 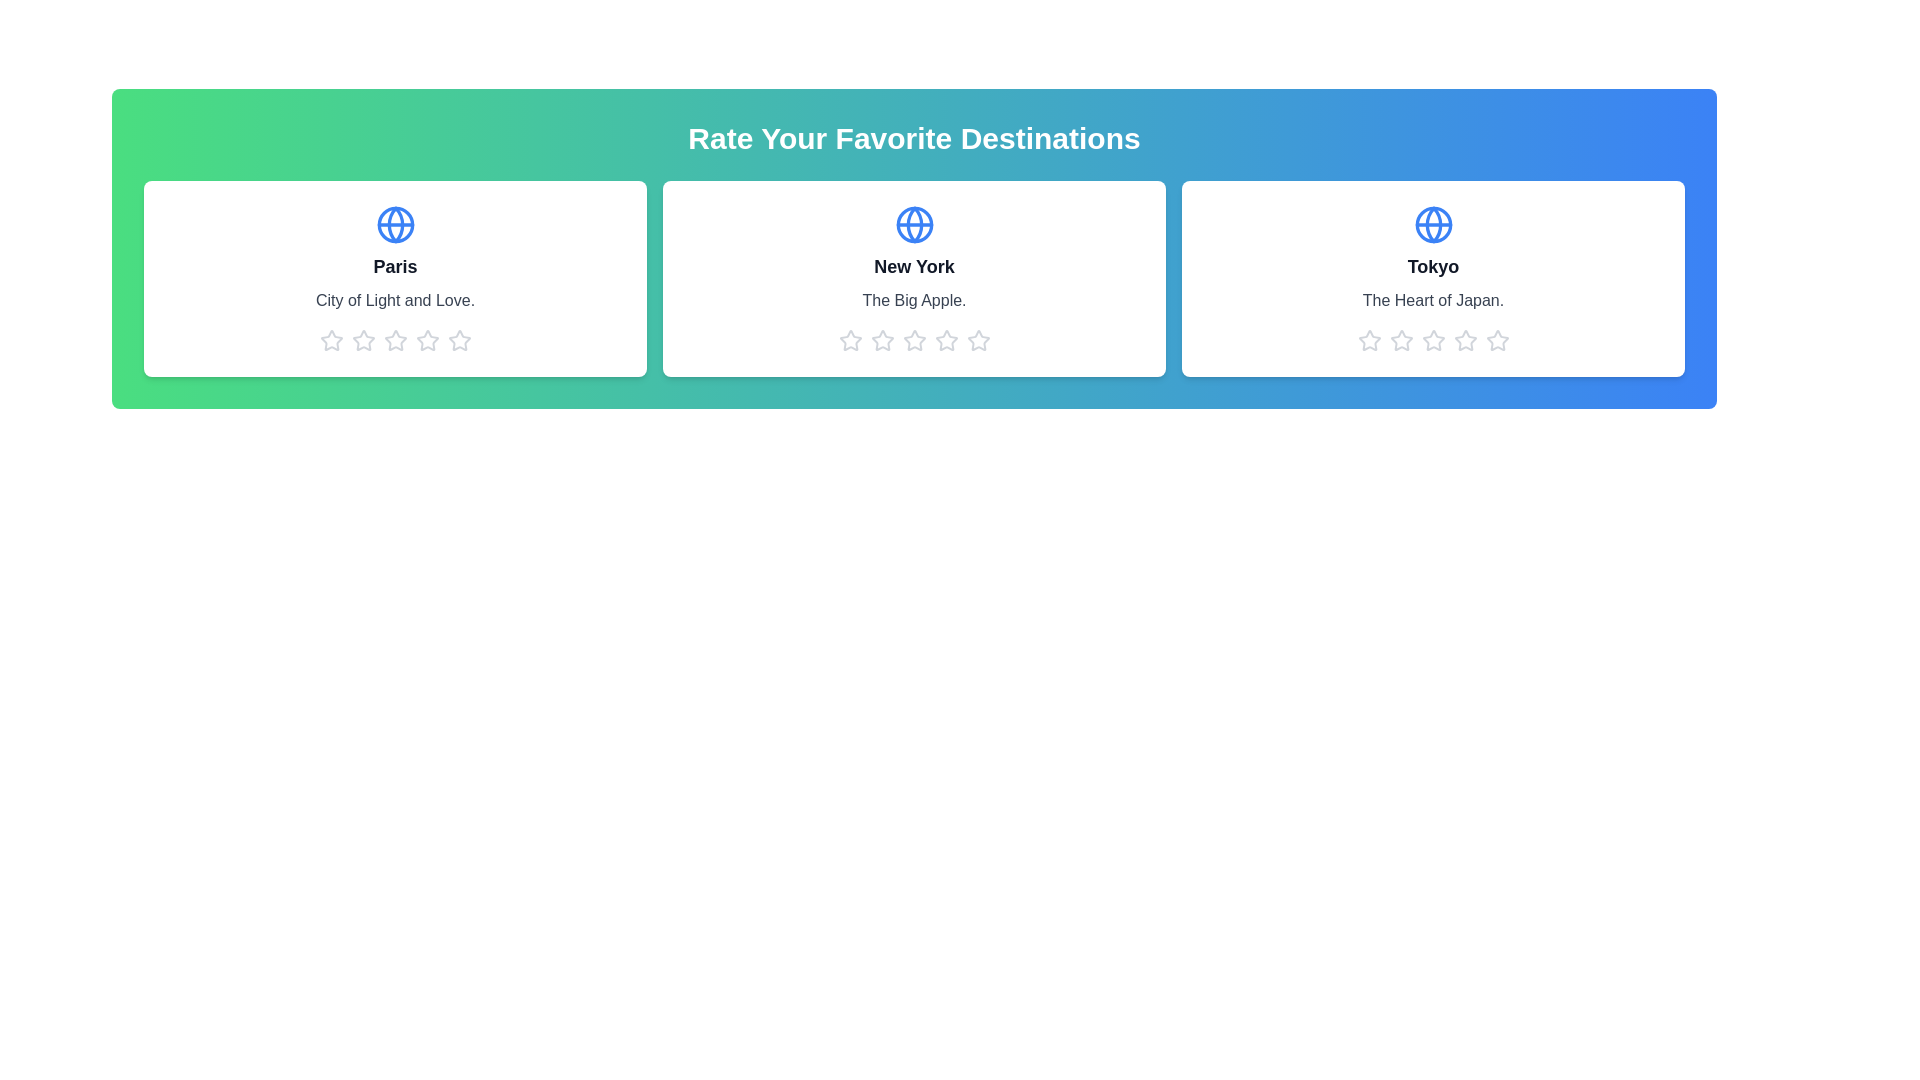 What do you see at coordinates (945, 339) in the screenshot?
I see `the 4 star icon for the destination New York` at bounding box center [945, 339].